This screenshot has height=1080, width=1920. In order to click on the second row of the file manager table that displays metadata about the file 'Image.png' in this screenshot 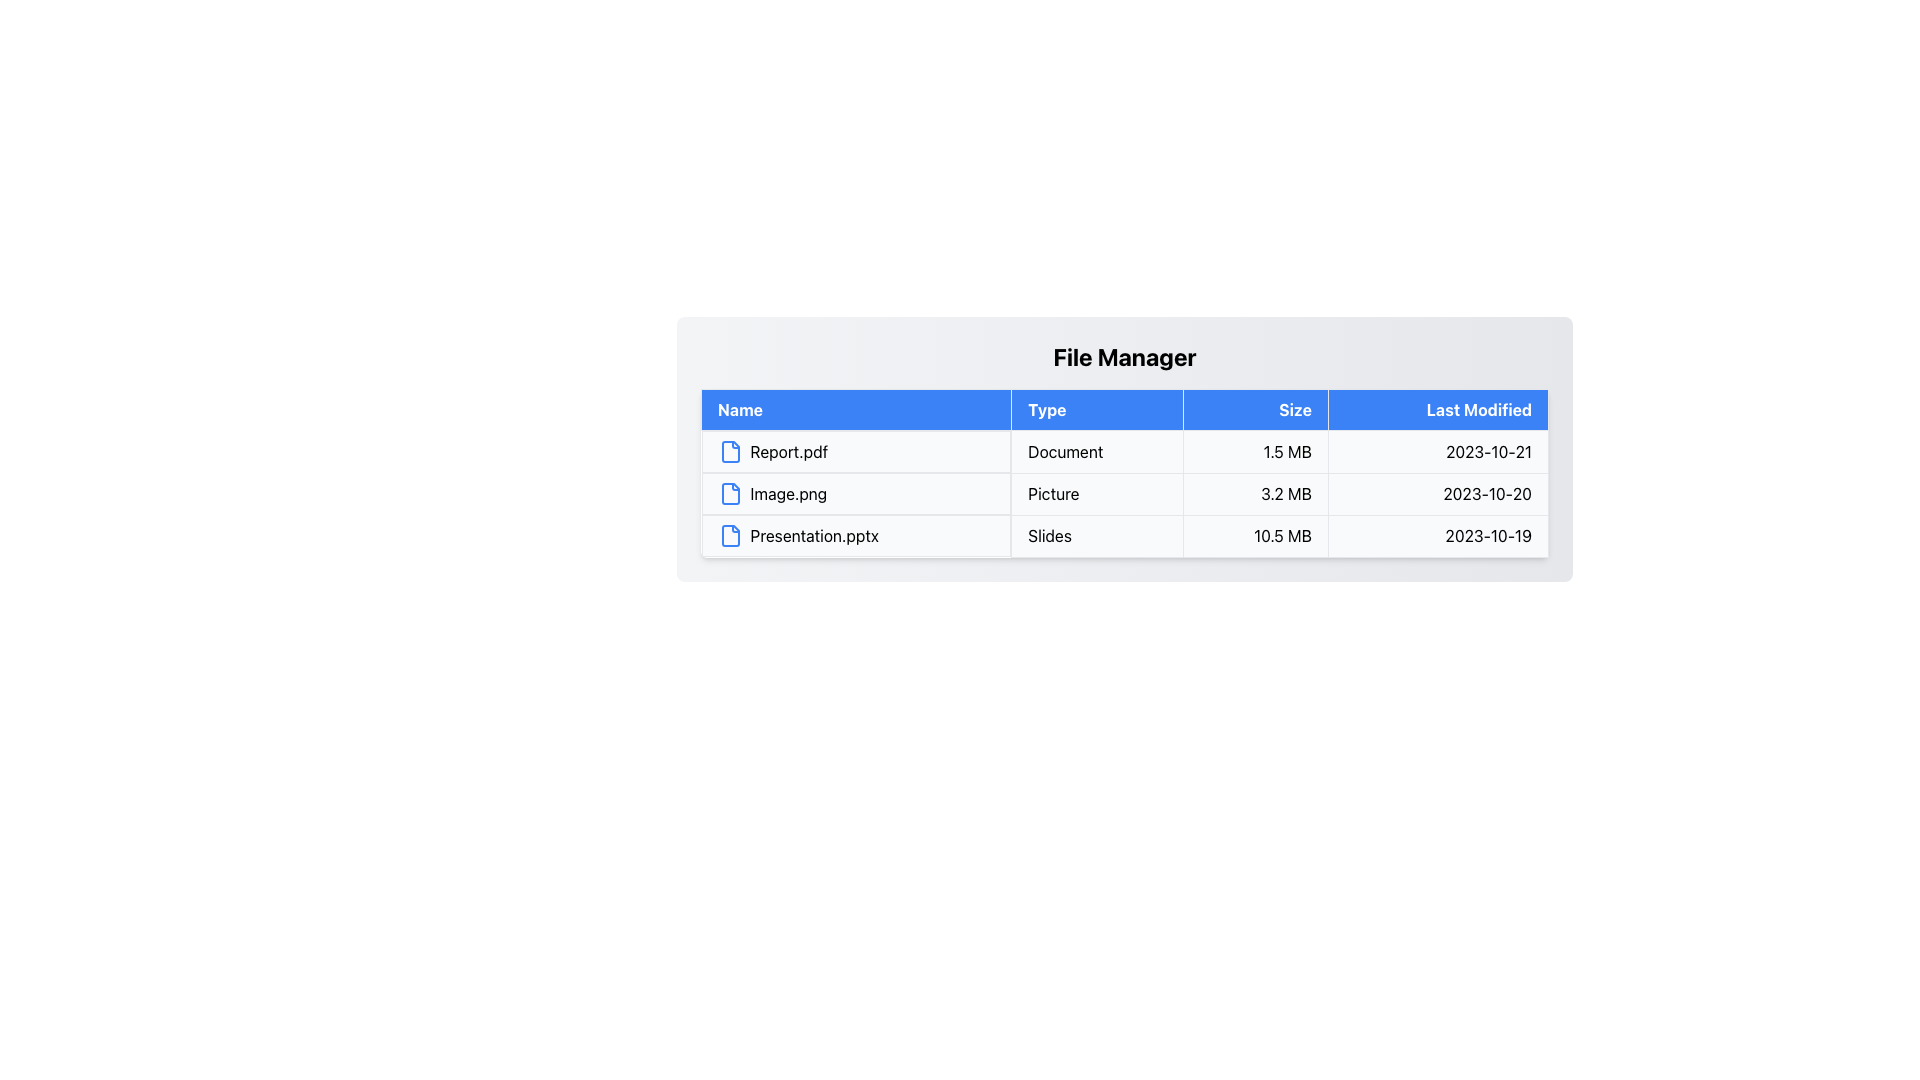, I will do `click(1124, 493)`.